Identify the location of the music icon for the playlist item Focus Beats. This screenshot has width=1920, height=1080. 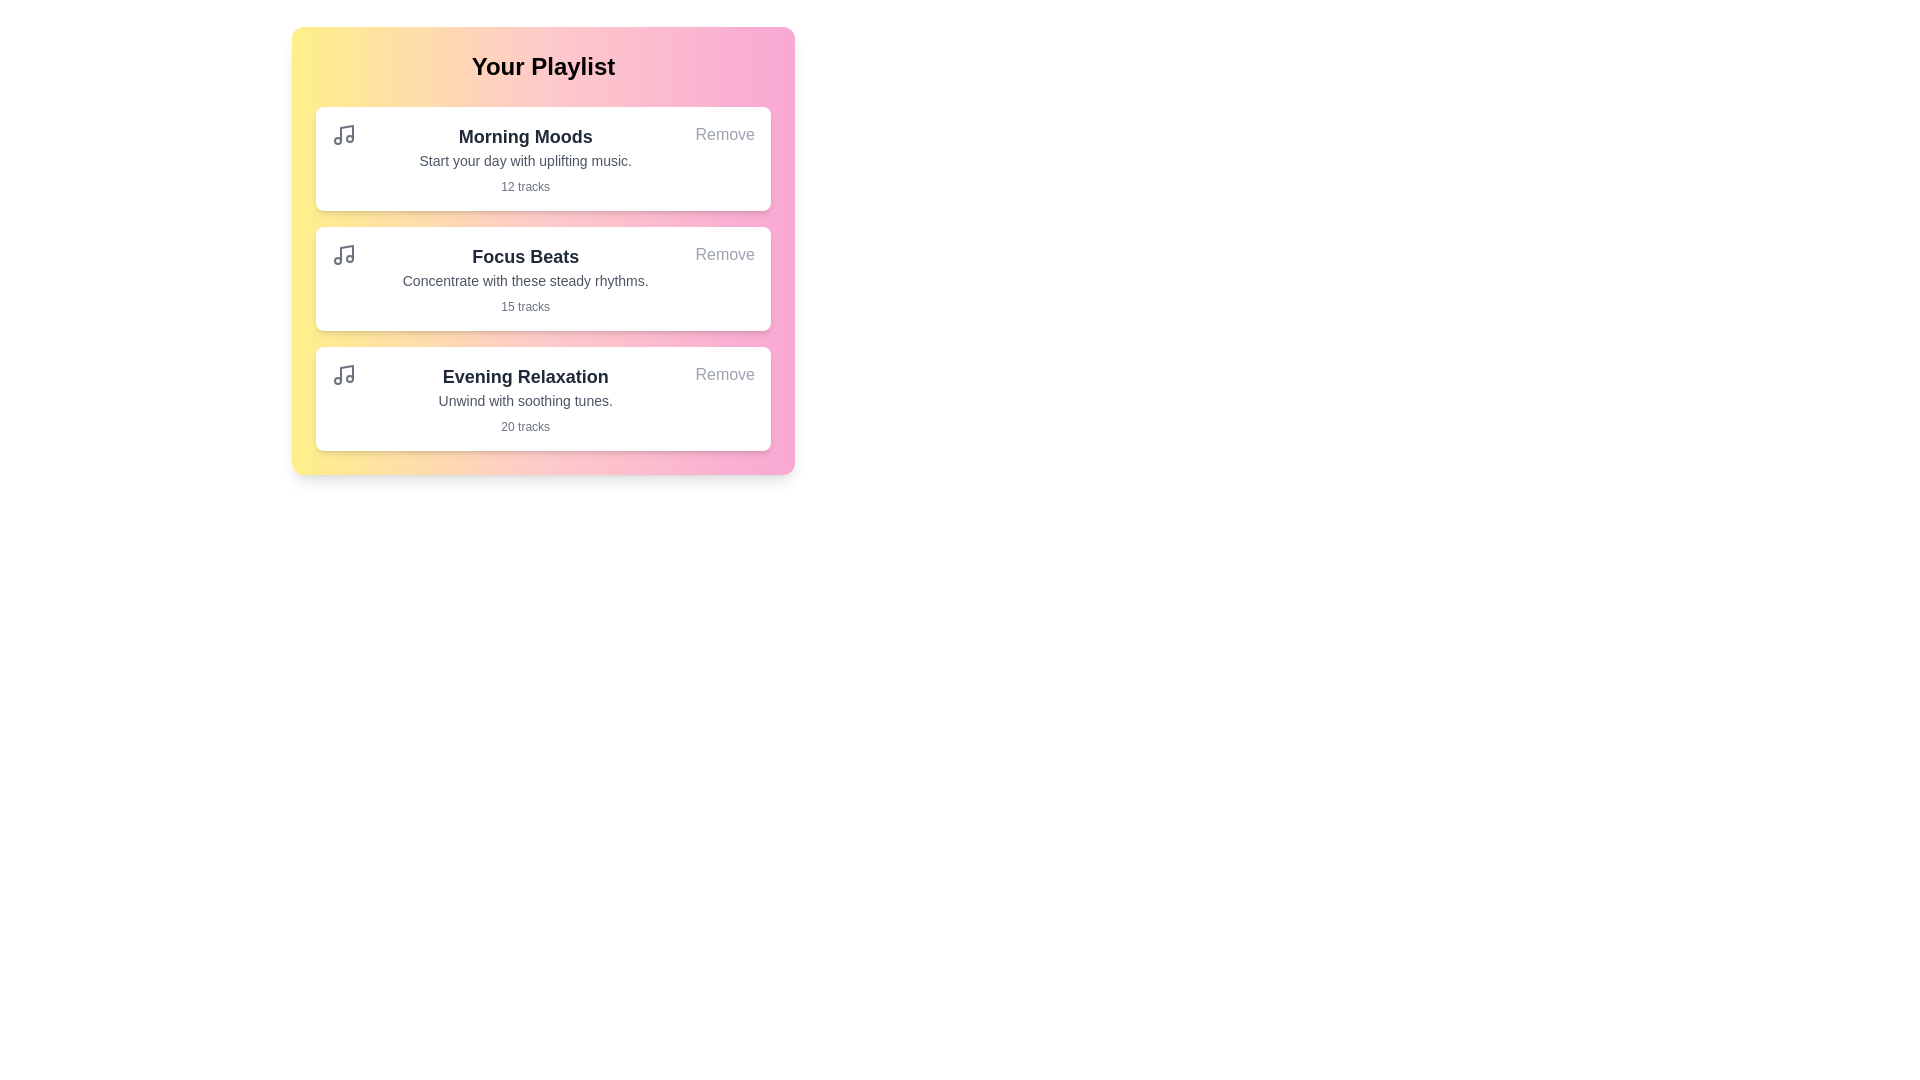
(344, 253).